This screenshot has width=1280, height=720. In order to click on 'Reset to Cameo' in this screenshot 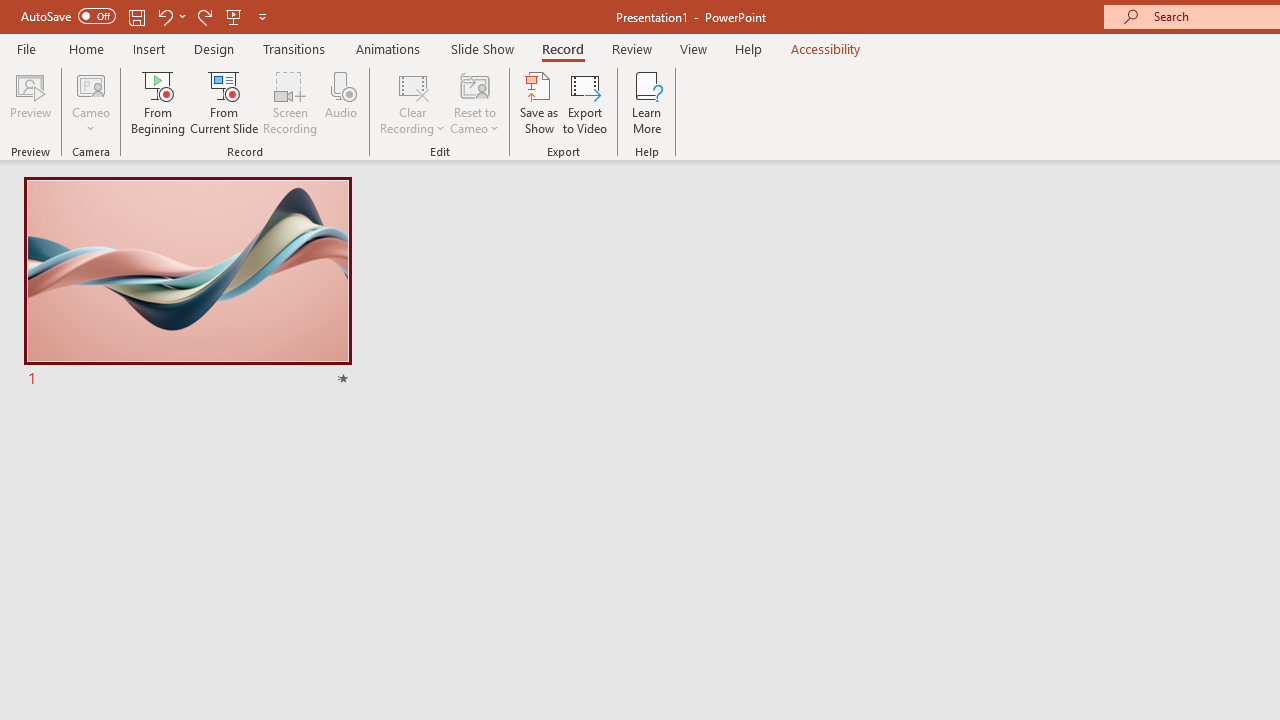, I will do `click(473, 103)`.